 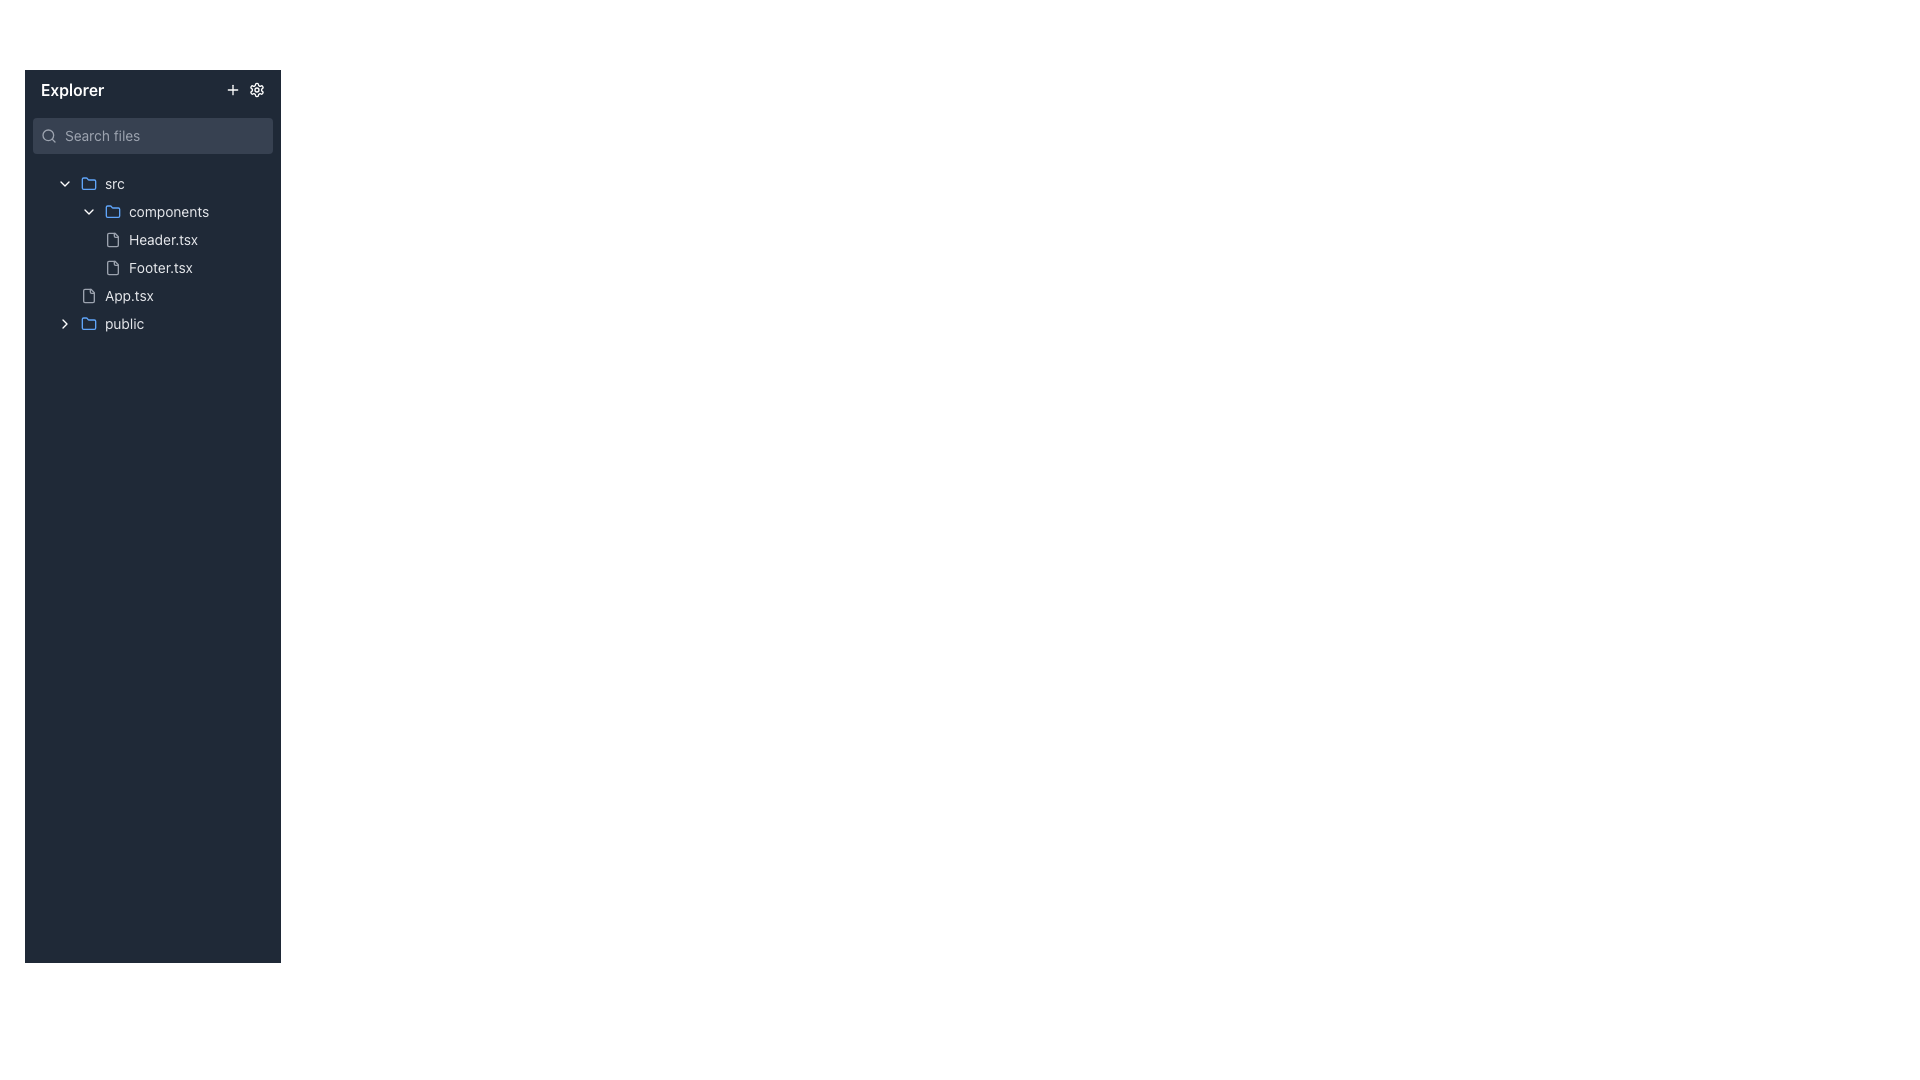 I want to click on the text label for the file 'Header.tsx' in the file explorer, so click(x=172, y=238).